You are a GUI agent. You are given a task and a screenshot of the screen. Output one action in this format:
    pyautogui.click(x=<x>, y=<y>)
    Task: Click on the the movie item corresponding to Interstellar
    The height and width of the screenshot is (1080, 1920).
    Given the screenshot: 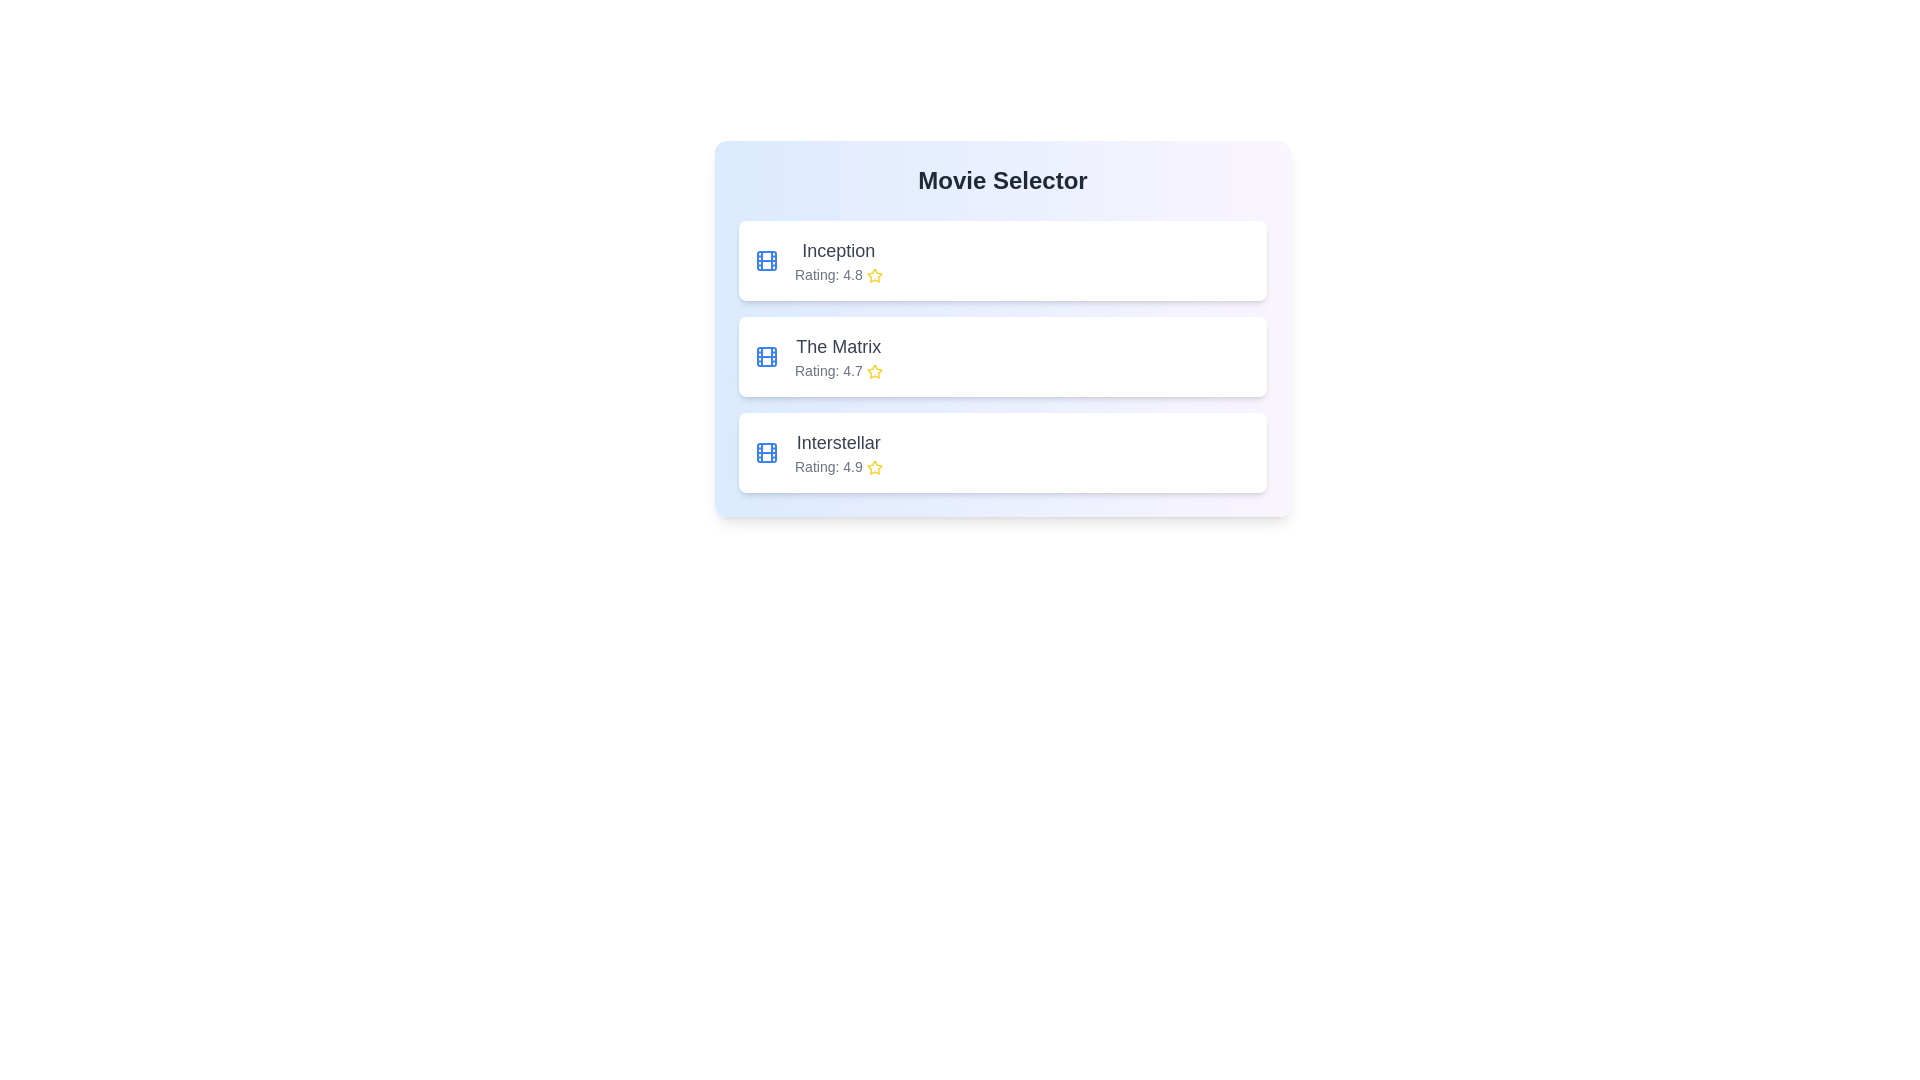 What is the action you would take?
    pyautogui.click(x=1003, y=452)
    